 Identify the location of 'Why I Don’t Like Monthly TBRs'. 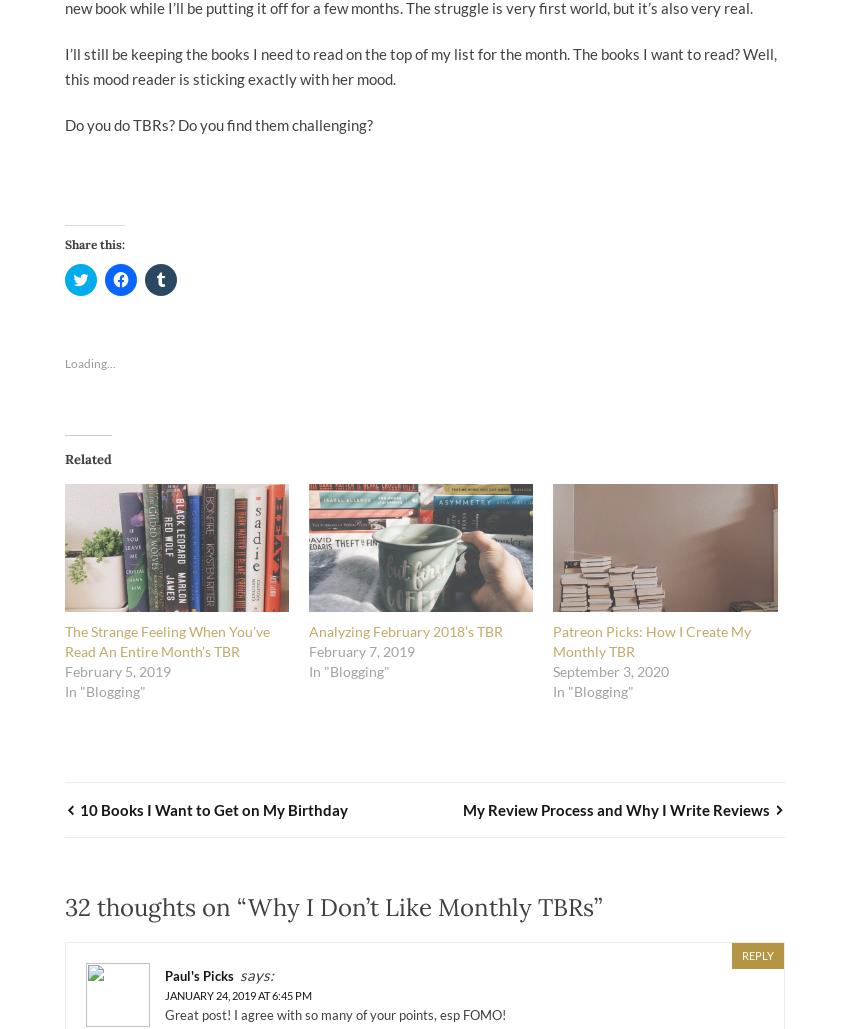
(421, 907).